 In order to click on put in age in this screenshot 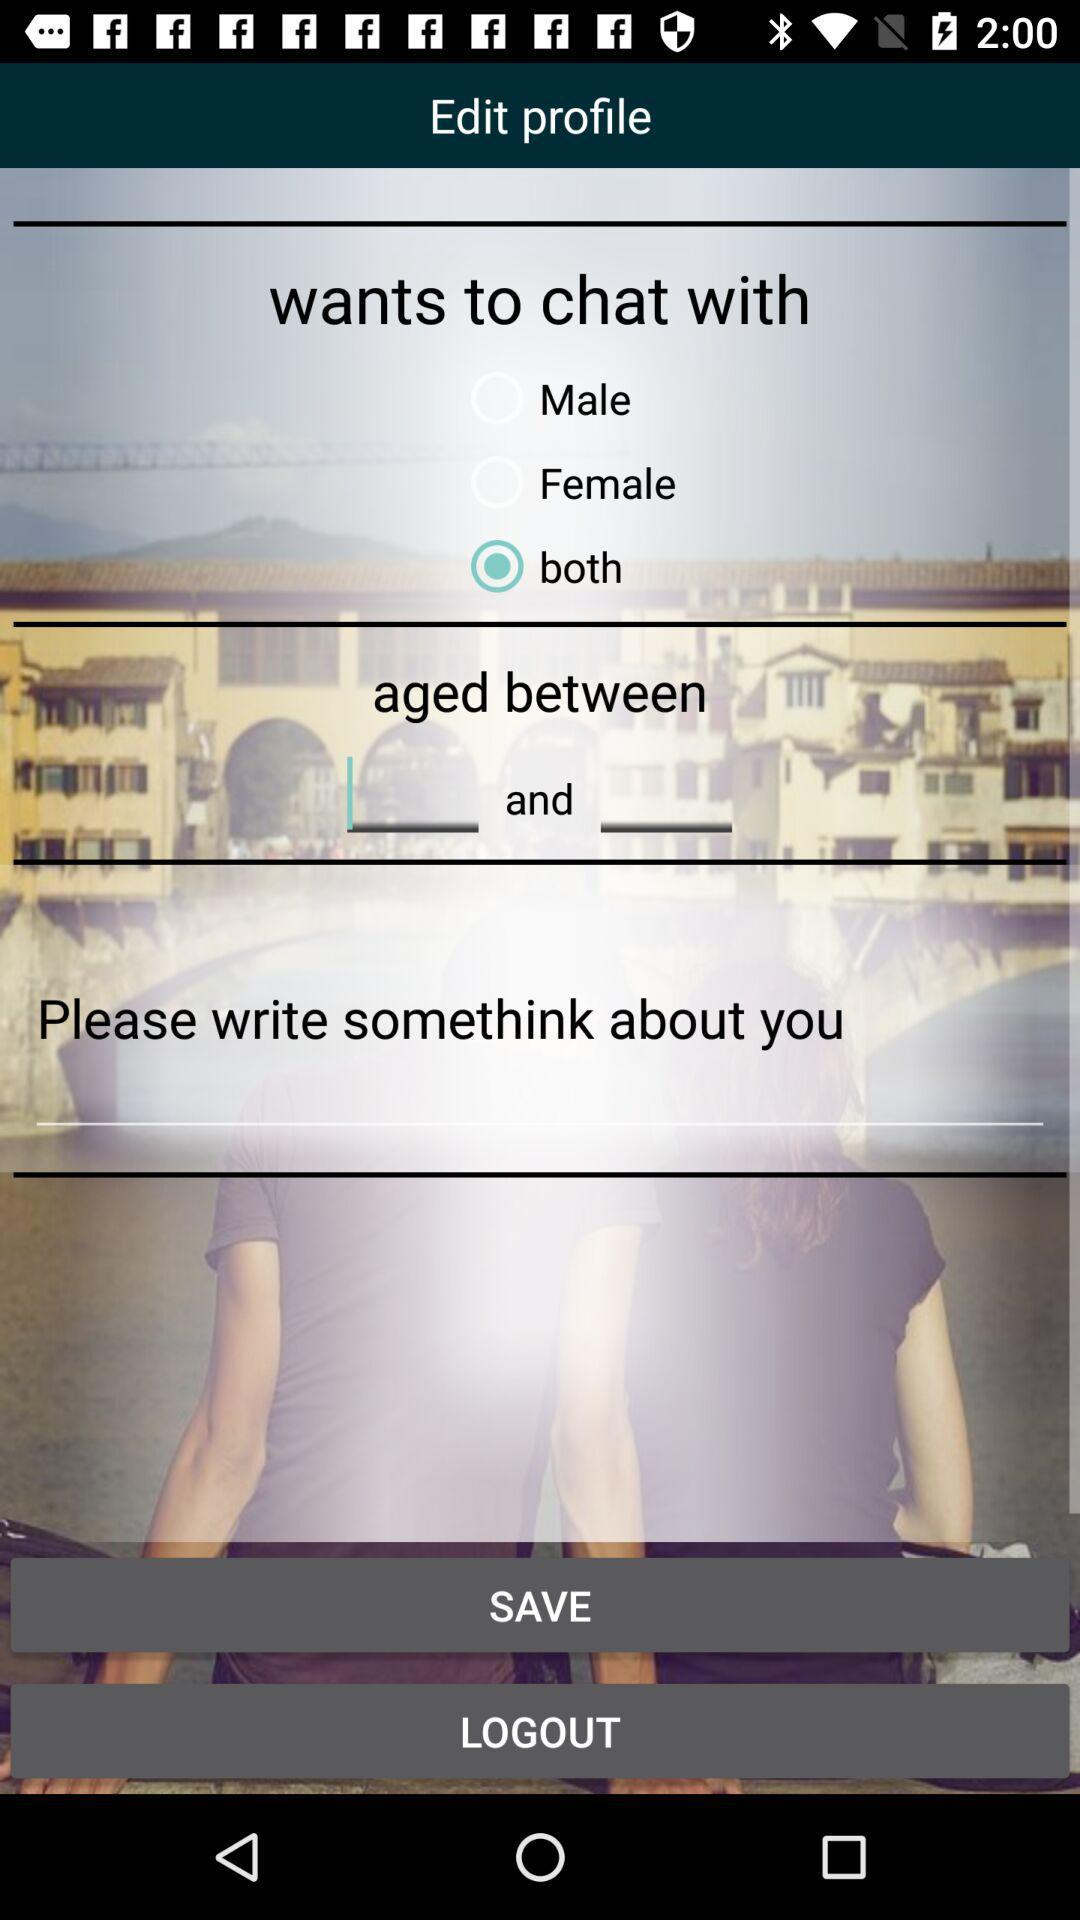, I will do `click(411, 792)`.